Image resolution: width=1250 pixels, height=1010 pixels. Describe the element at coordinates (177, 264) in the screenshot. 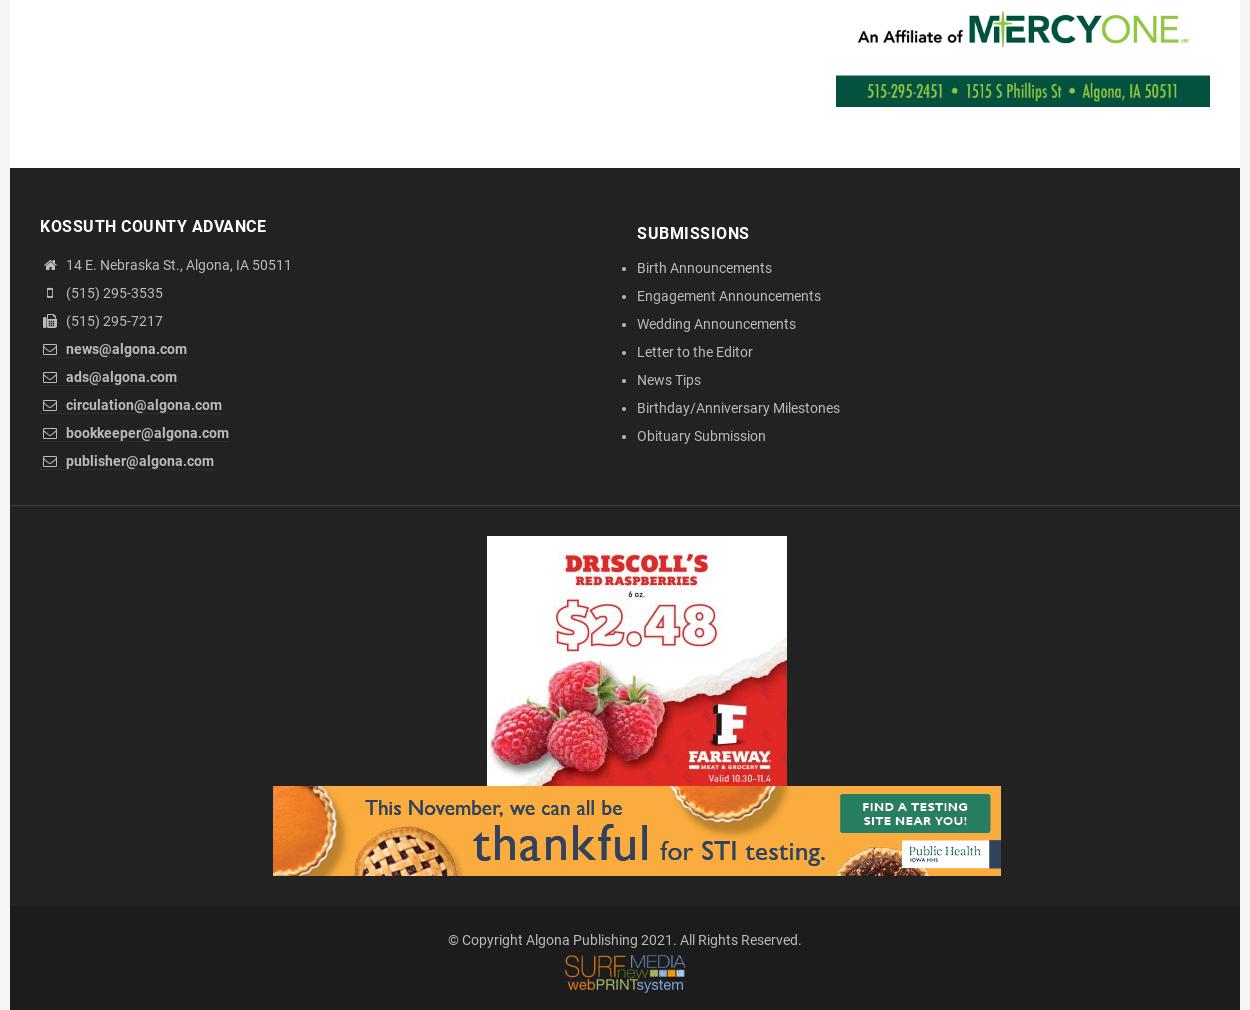

I see `'14 E. Nebraska St., Algona, IA 50511'` at that location.